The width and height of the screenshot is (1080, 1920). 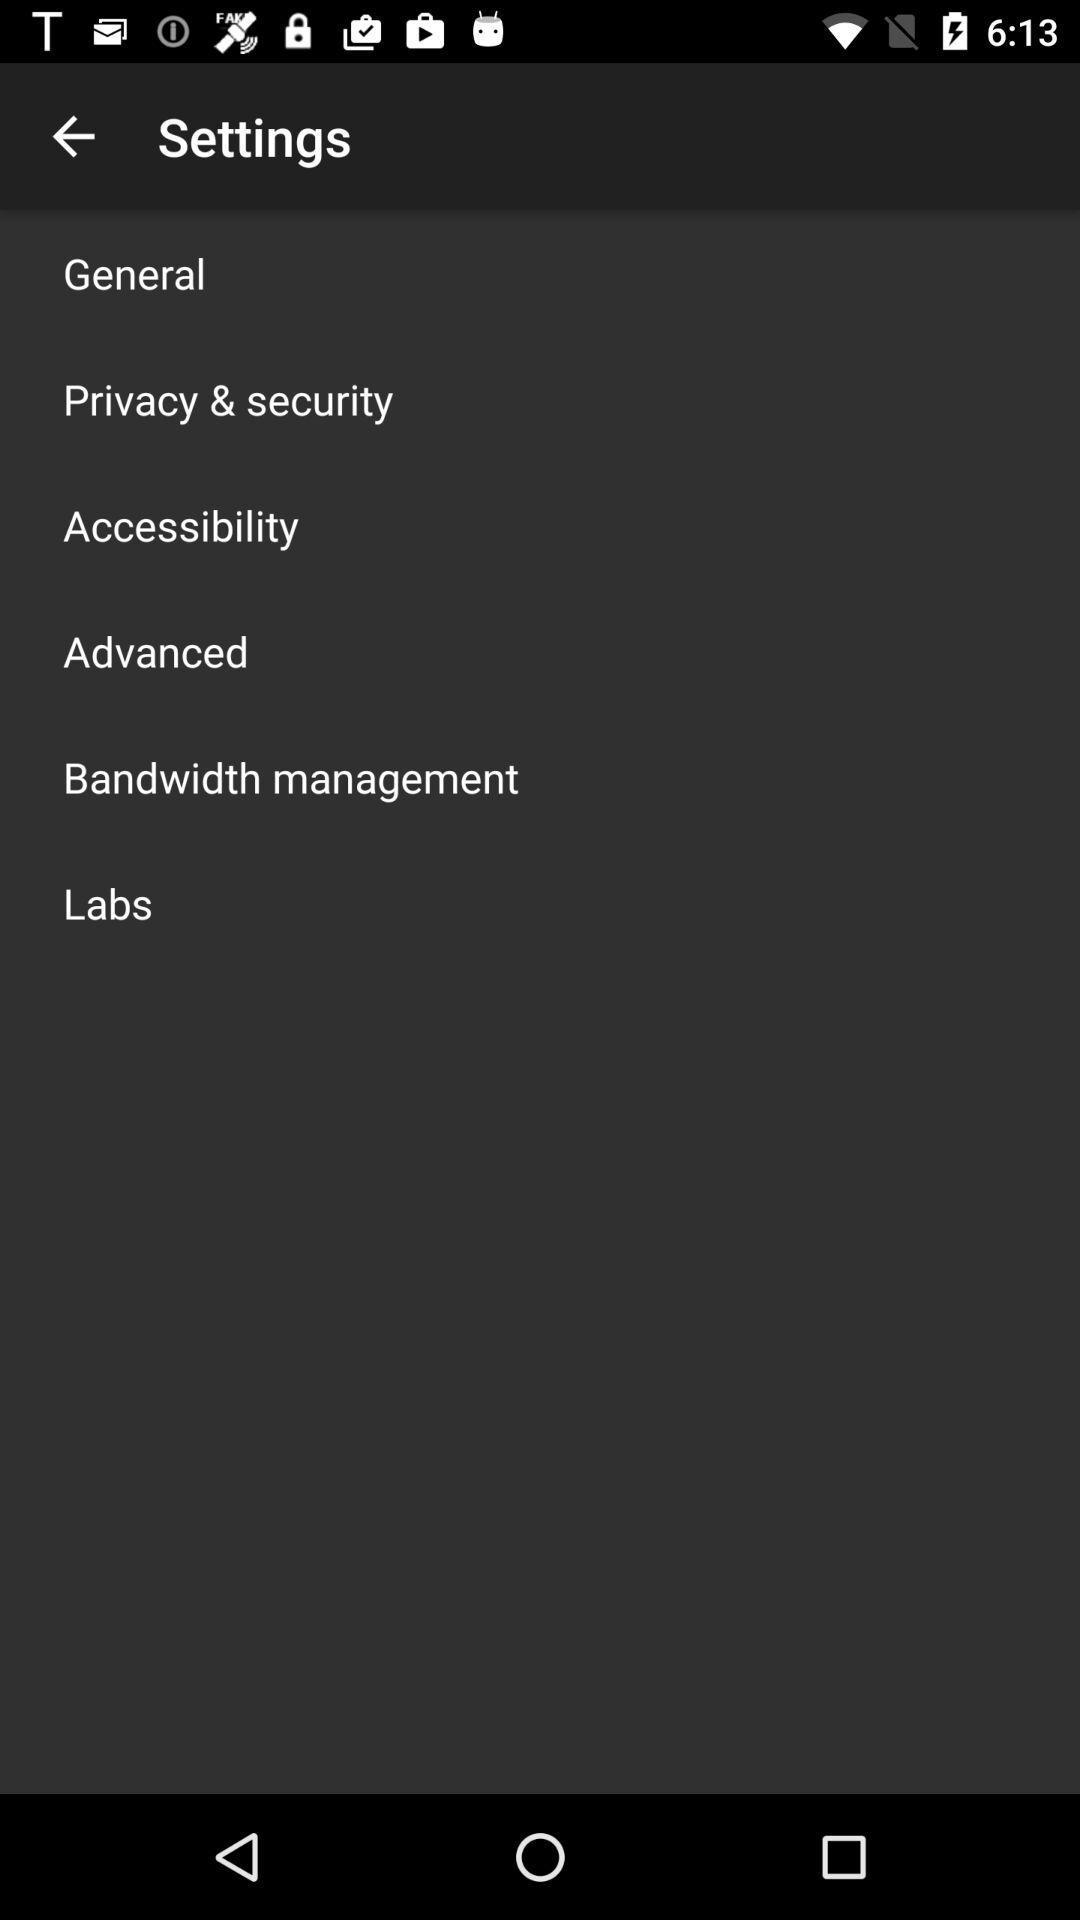 What do you see at coordinates (181, 524) in the screenshot?
I see `the icon below the privacy & security app` at bounding box center [181, 524].